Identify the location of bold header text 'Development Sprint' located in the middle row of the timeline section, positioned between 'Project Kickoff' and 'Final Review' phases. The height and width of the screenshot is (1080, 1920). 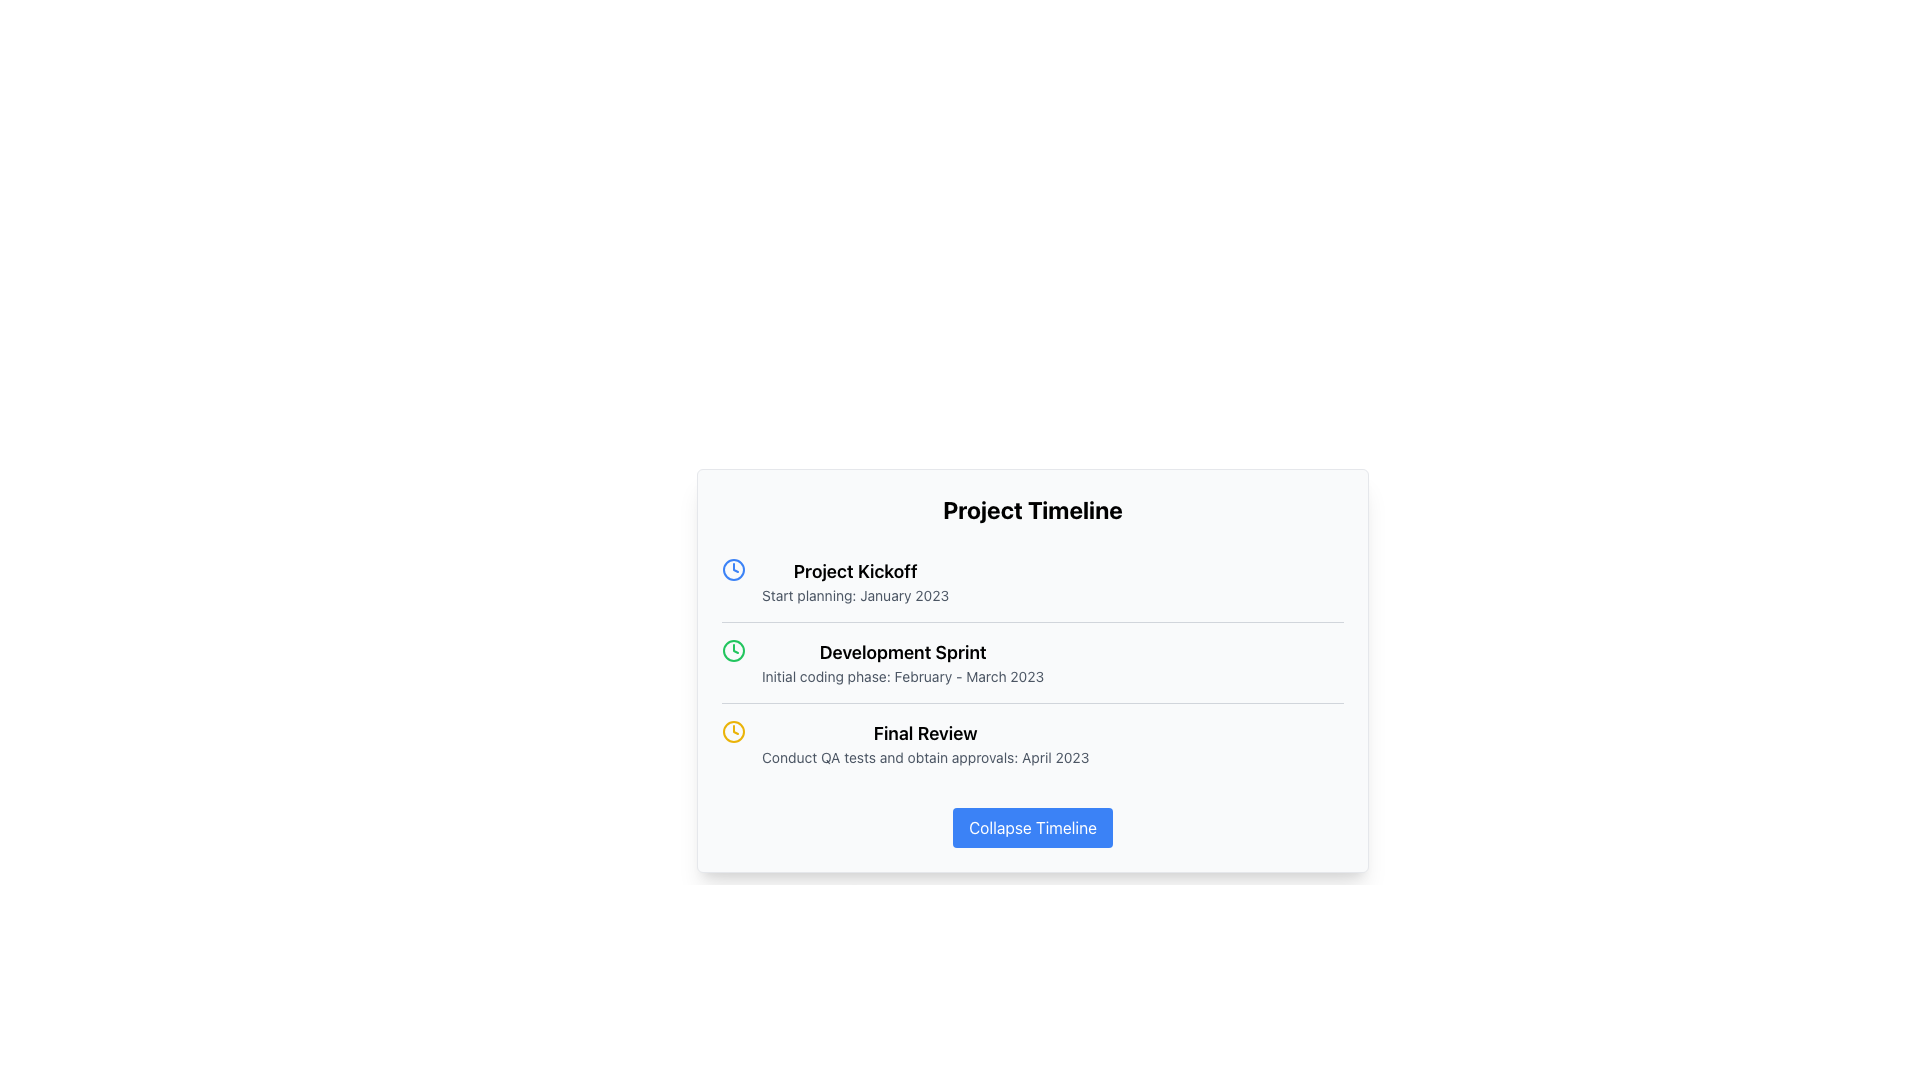
(902, 652).